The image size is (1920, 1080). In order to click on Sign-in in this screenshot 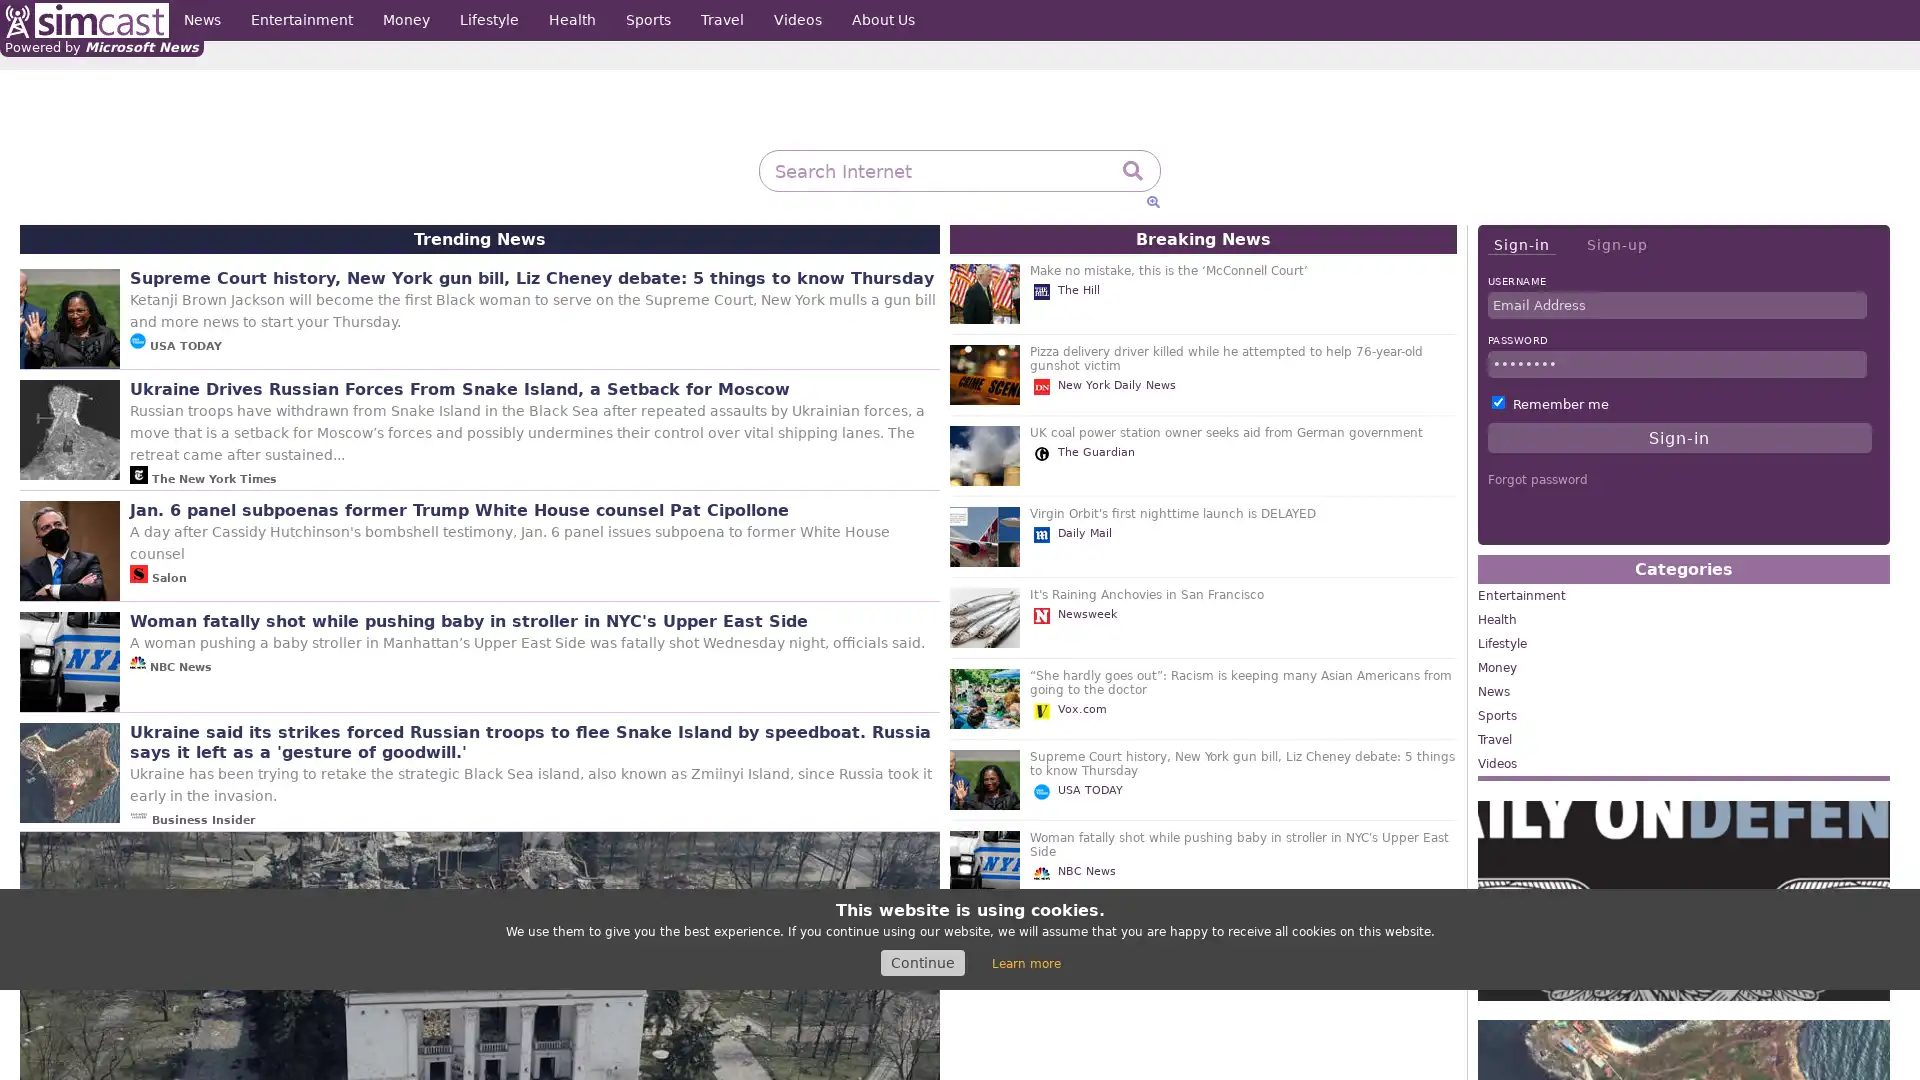, I will do `click(1520, 244)`.